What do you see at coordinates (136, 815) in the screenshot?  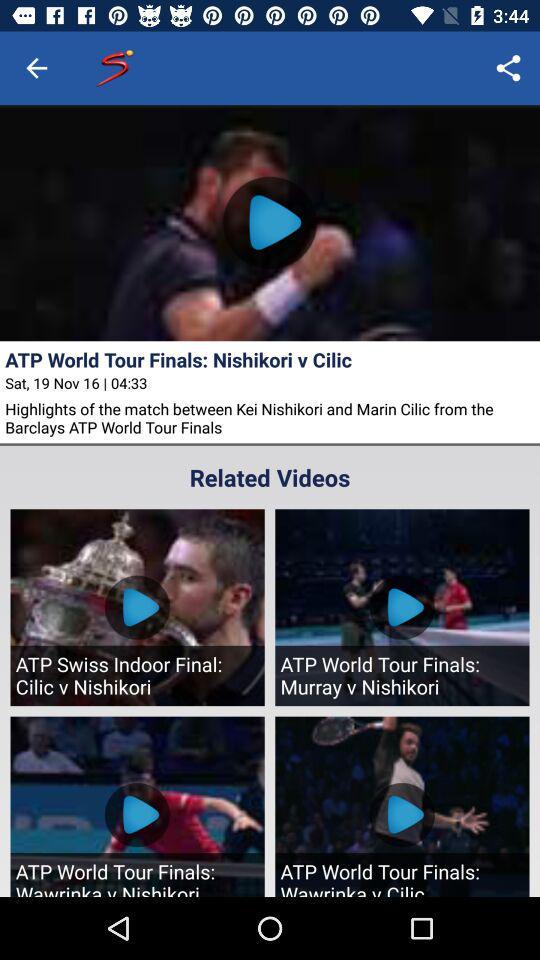 I see `the play button in first image of bottom row` at bounding box center [136, 815].